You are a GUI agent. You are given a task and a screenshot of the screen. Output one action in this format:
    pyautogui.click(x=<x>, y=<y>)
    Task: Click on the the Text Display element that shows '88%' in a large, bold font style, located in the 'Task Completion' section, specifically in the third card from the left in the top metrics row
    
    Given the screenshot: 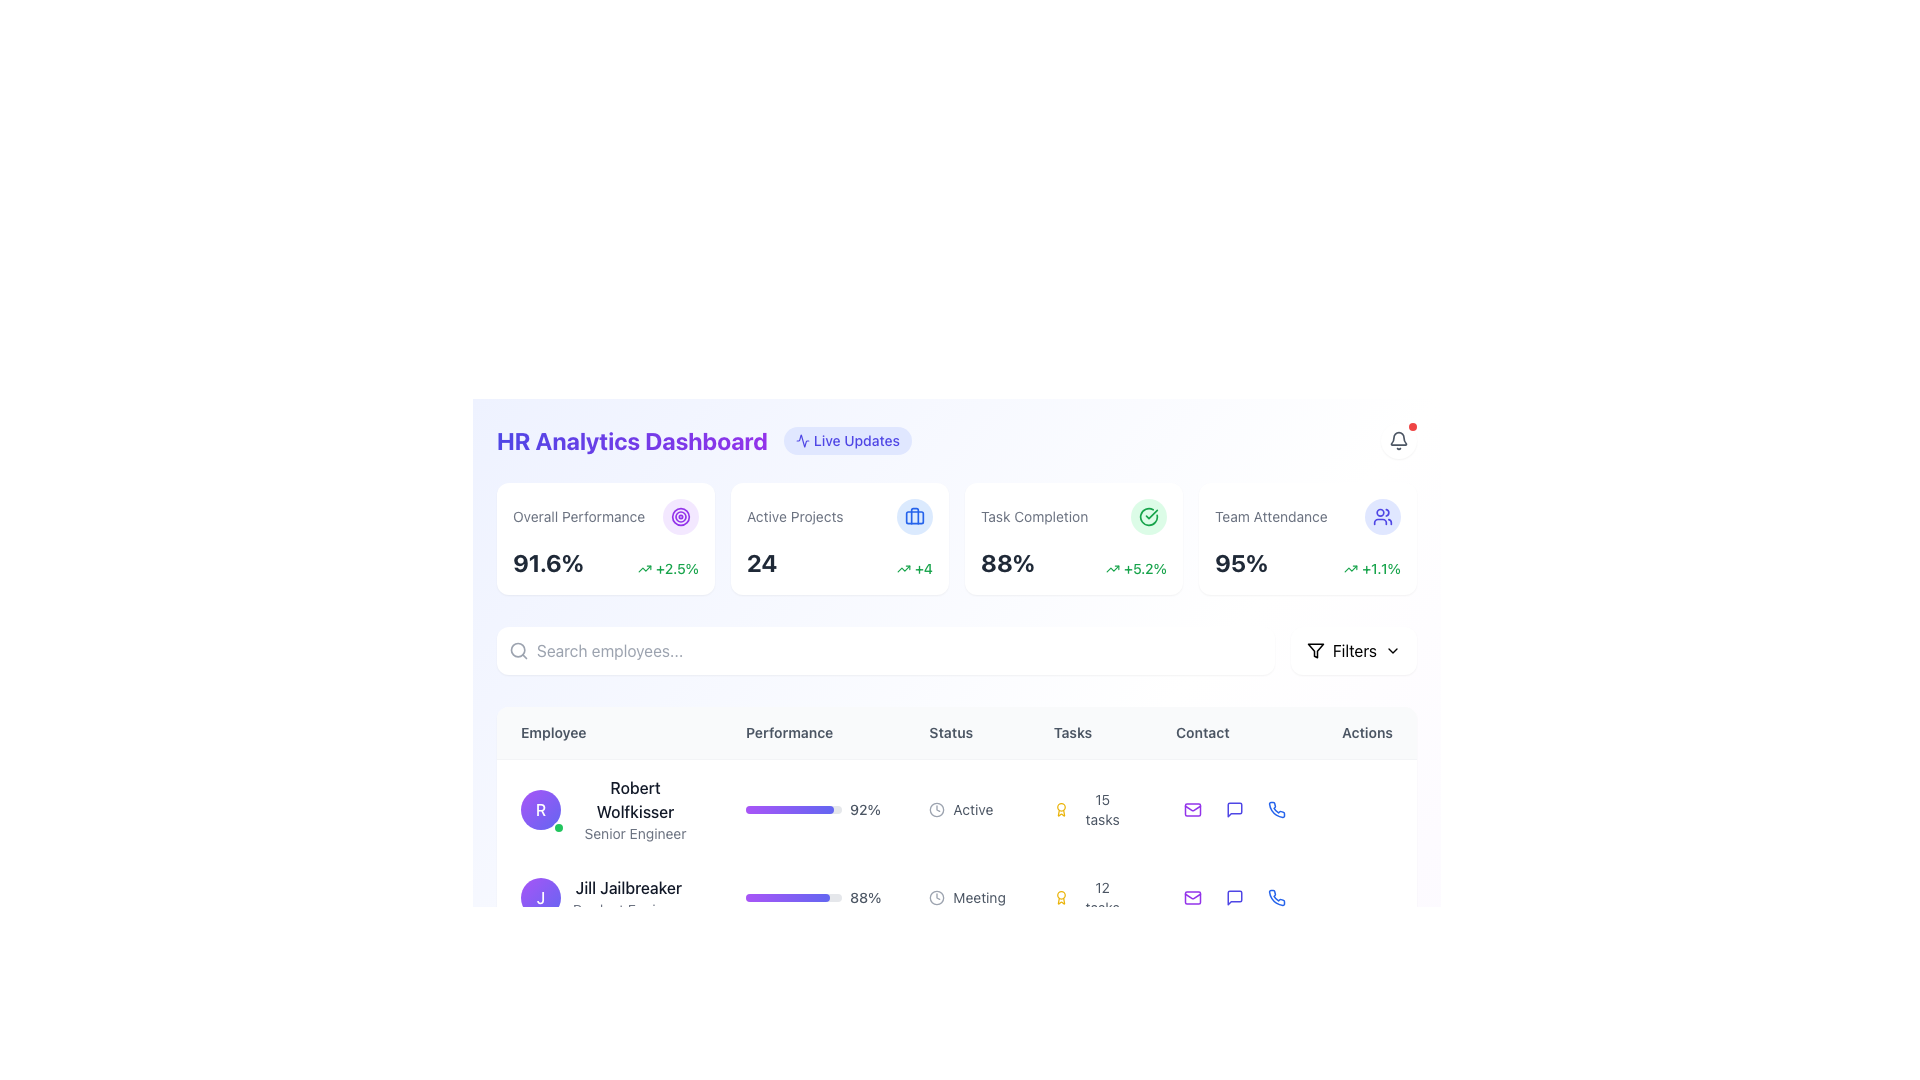 What is the action you would take?
    pyautogui.click(x=1007, y=563)
    